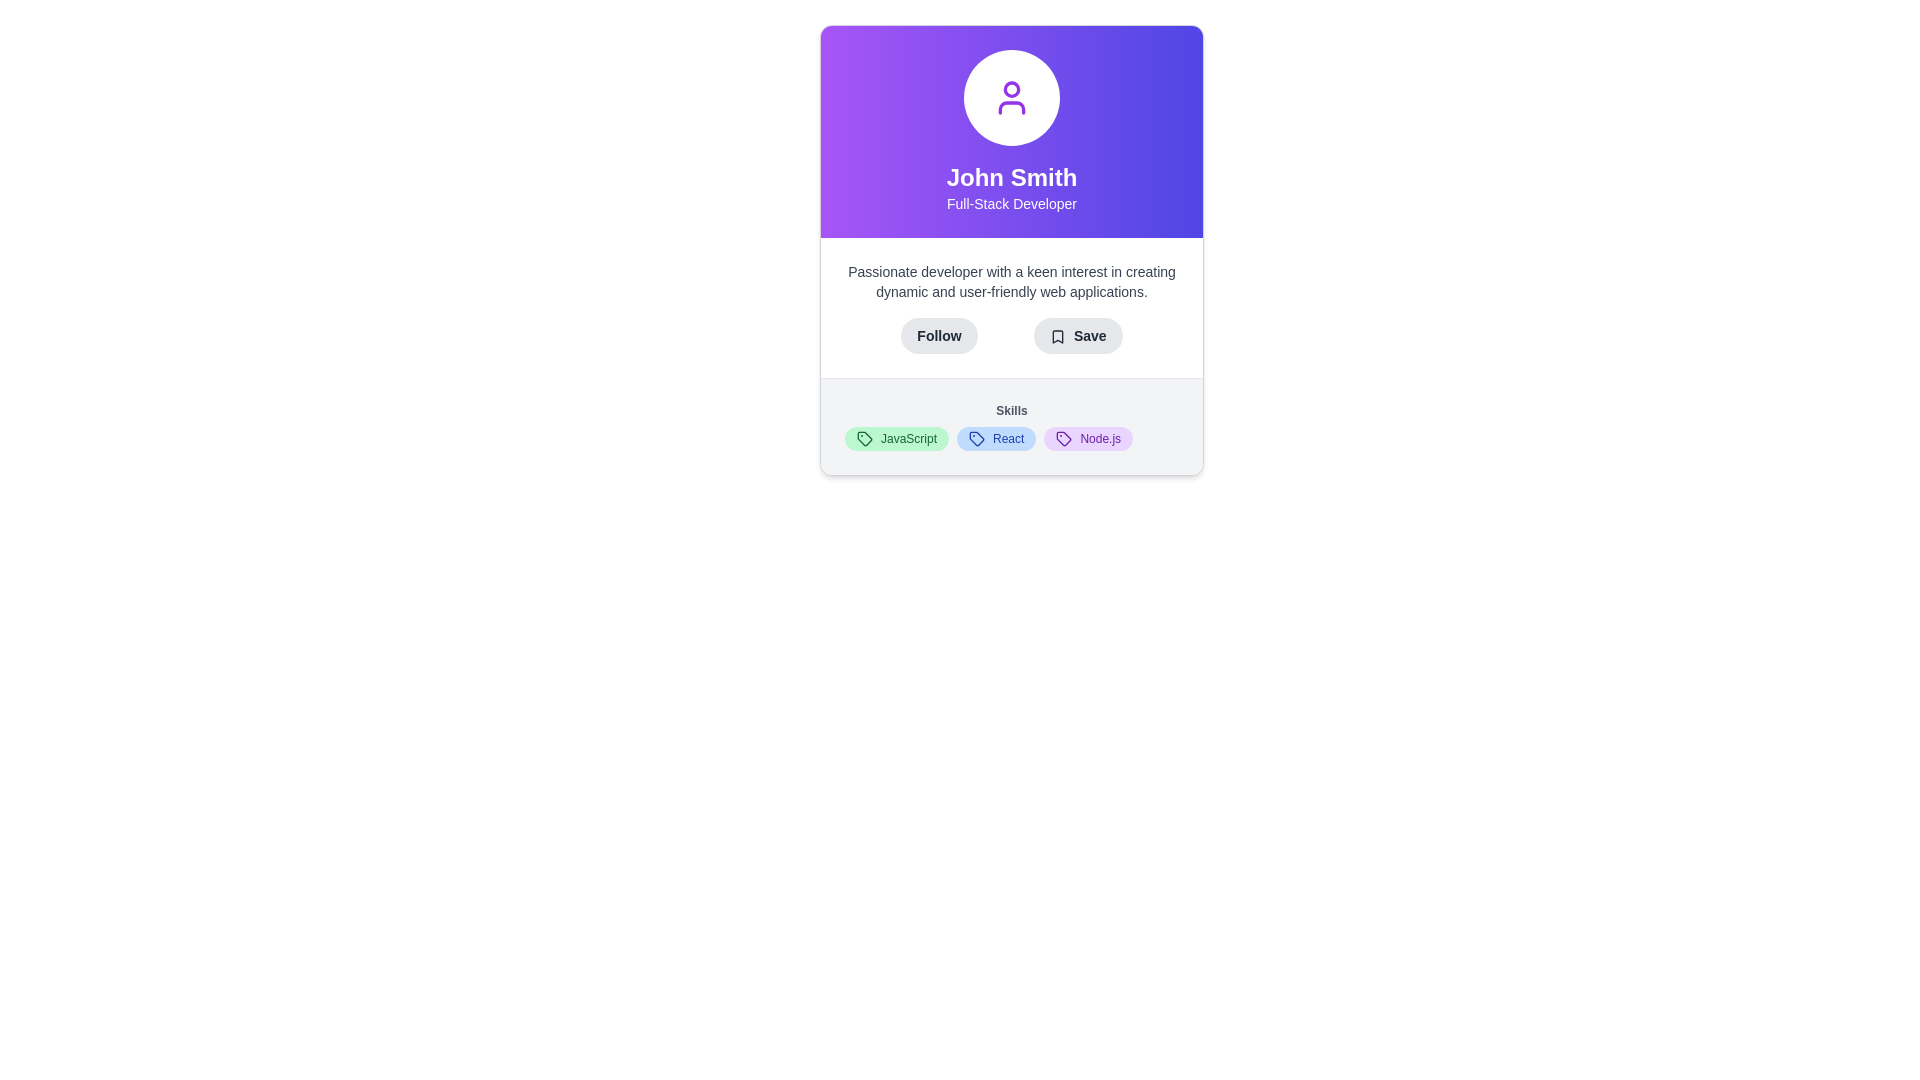 The image size is (1920, 1080). Describe the element at coordinates (1057, 336) in the screenshot. I see `the bookmark icon embedded within the 'Save' button located at the bottom-right corner of the profile card` at that location.